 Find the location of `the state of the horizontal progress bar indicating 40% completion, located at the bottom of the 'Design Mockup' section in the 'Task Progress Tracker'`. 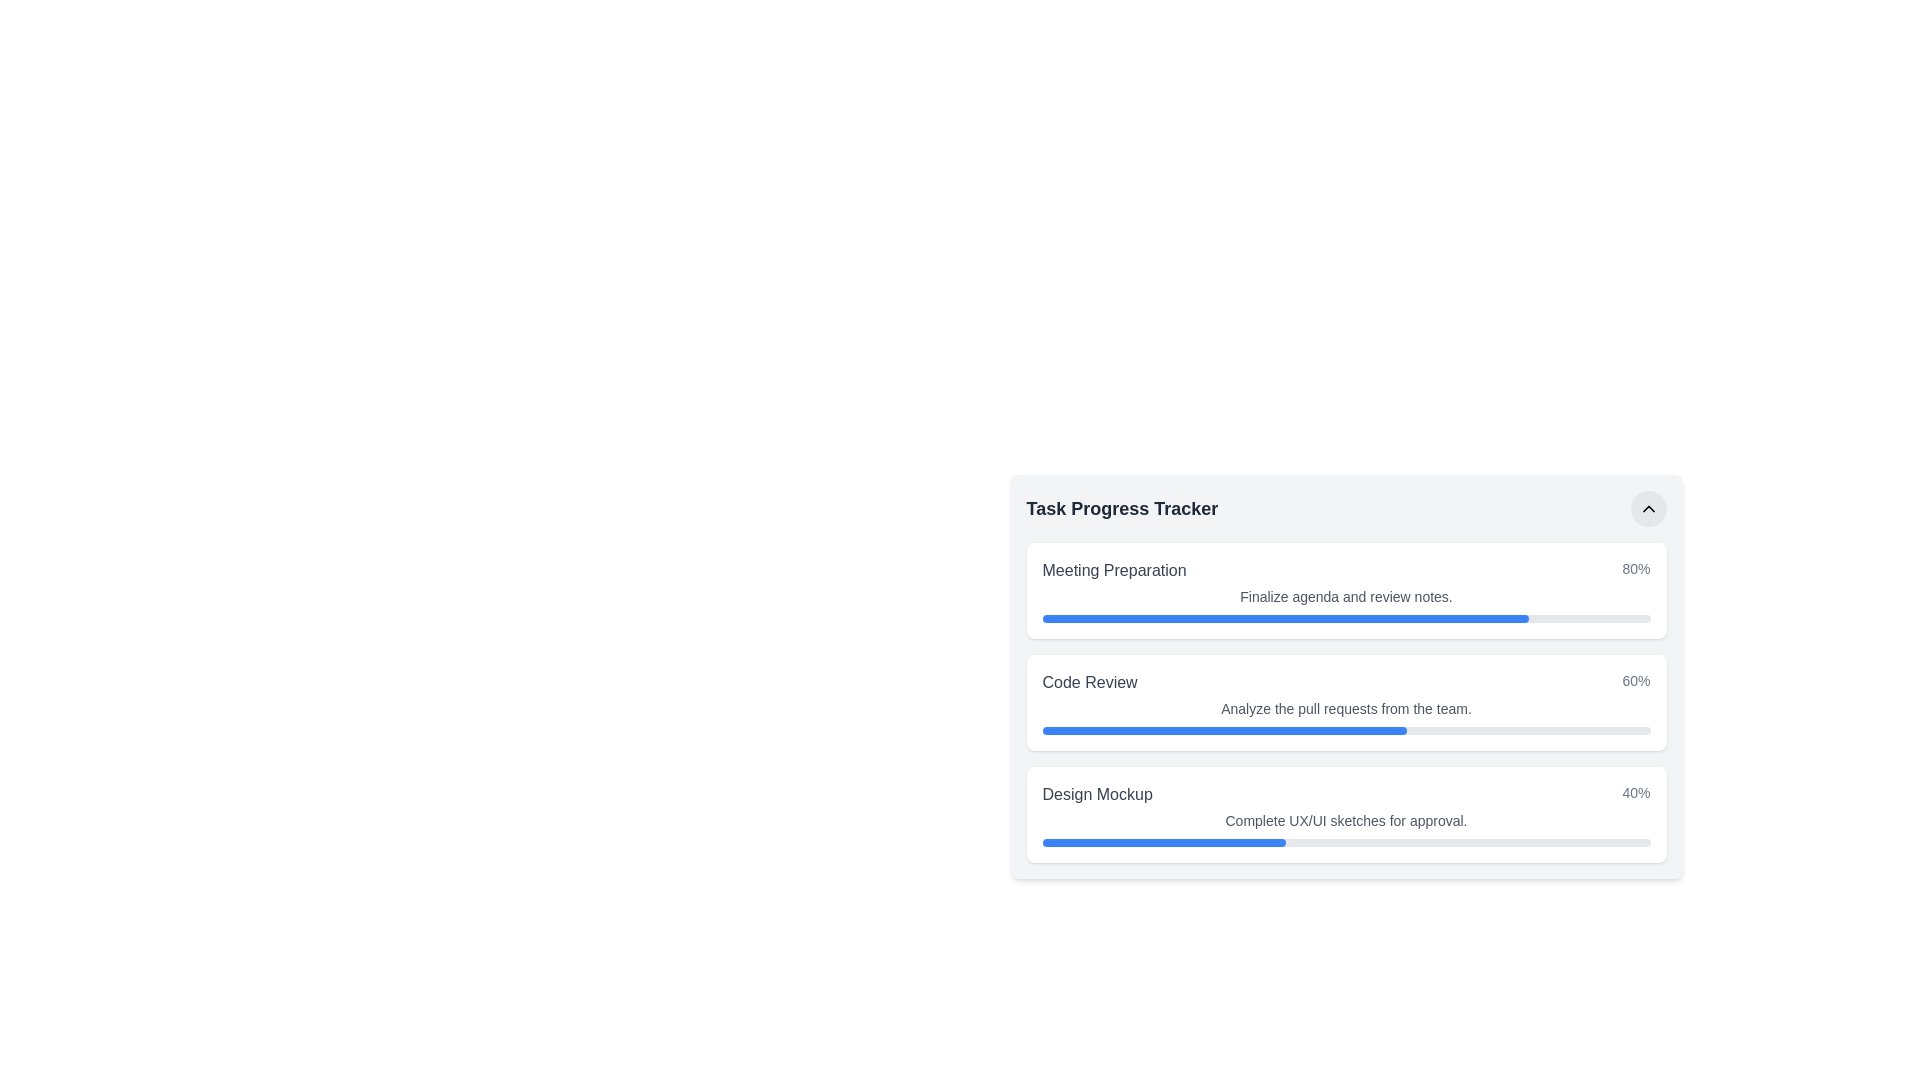

the state of the horizontal progress bar indicating 40% completion, located at the bottom of the 'Design Mockup' section in the 'Task Progress Tracker' is located at coordinates (1346, 843).